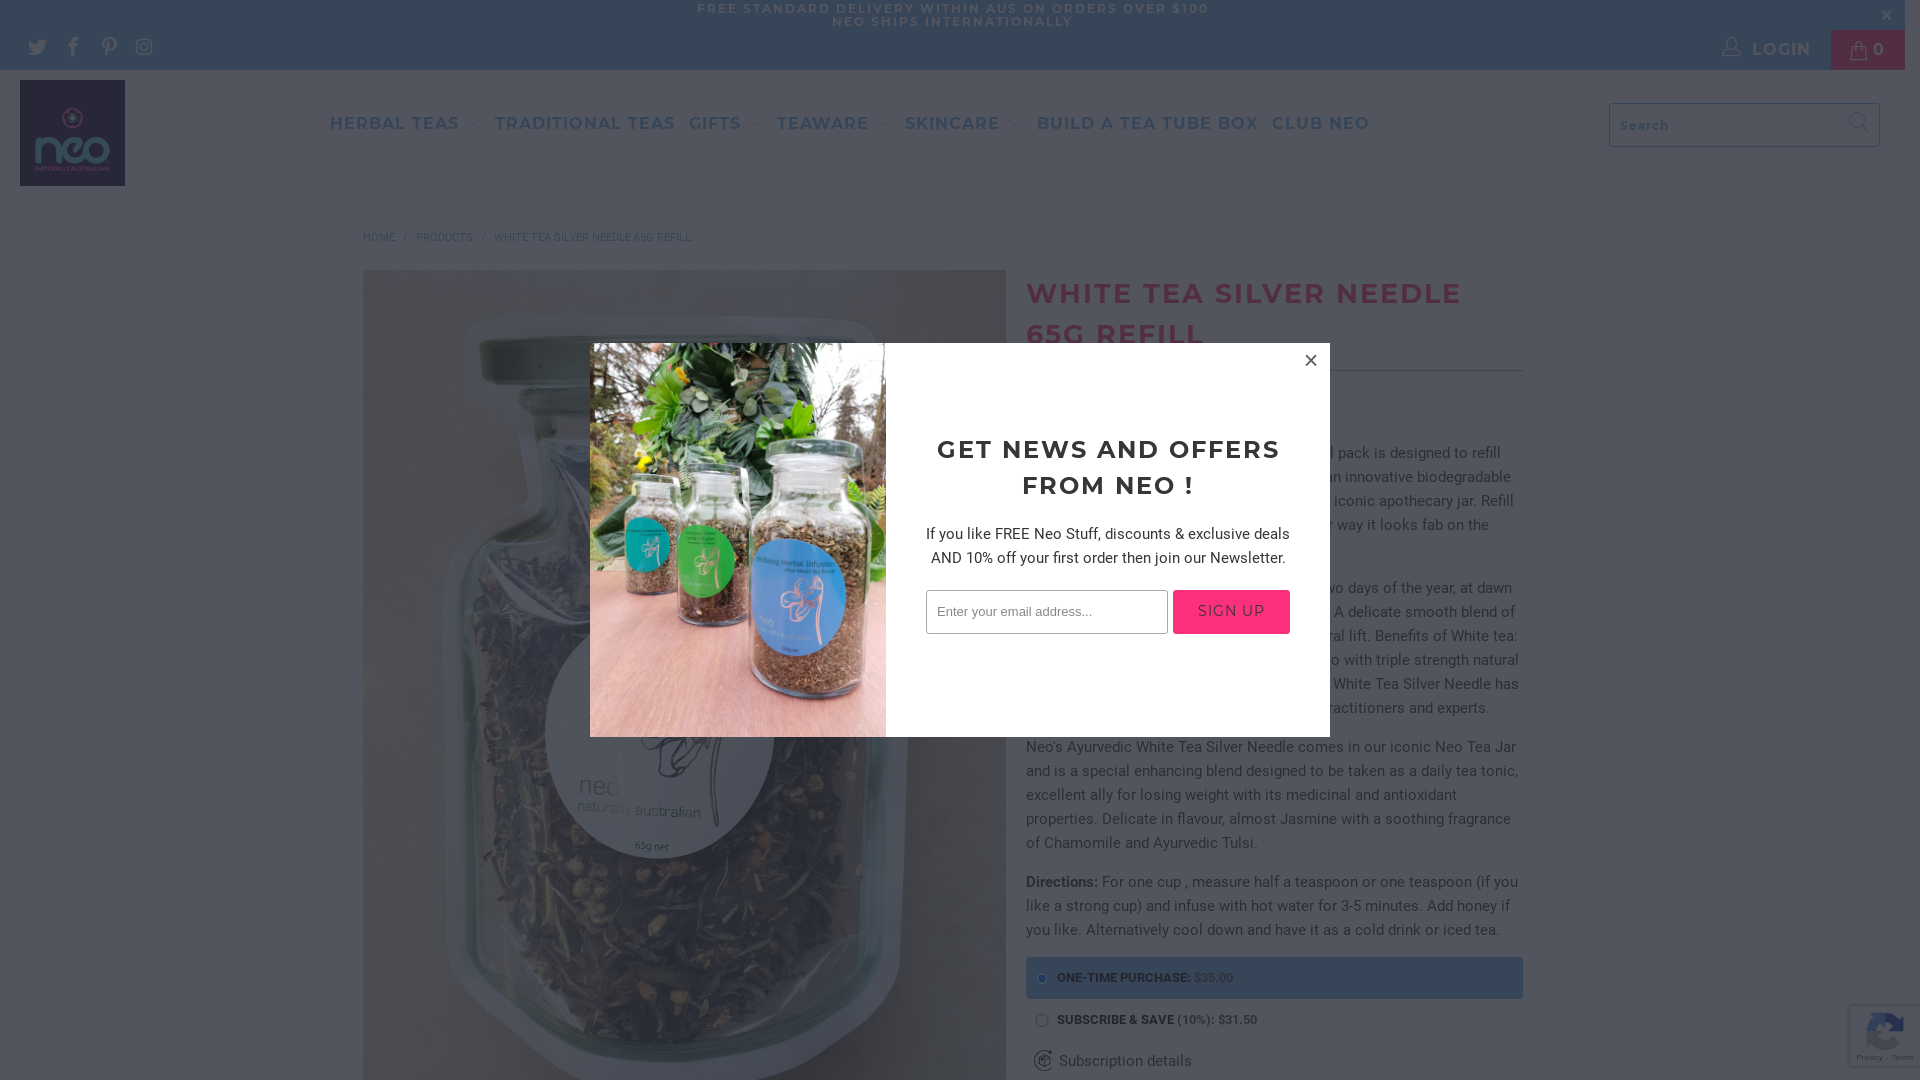  What do you see at coordinates (107, 48) in the screenshot?
I see `'Neo Australia on Pinterest'` at bounding box center [107, 48].